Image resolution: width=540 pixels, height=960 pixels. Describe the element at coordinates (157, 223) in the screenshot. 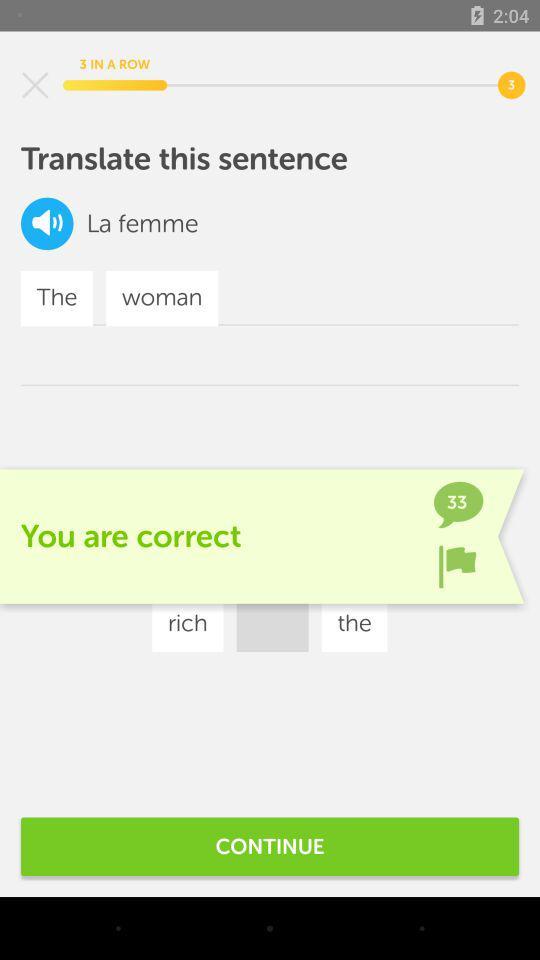

I see `item above the woman item` at that location.